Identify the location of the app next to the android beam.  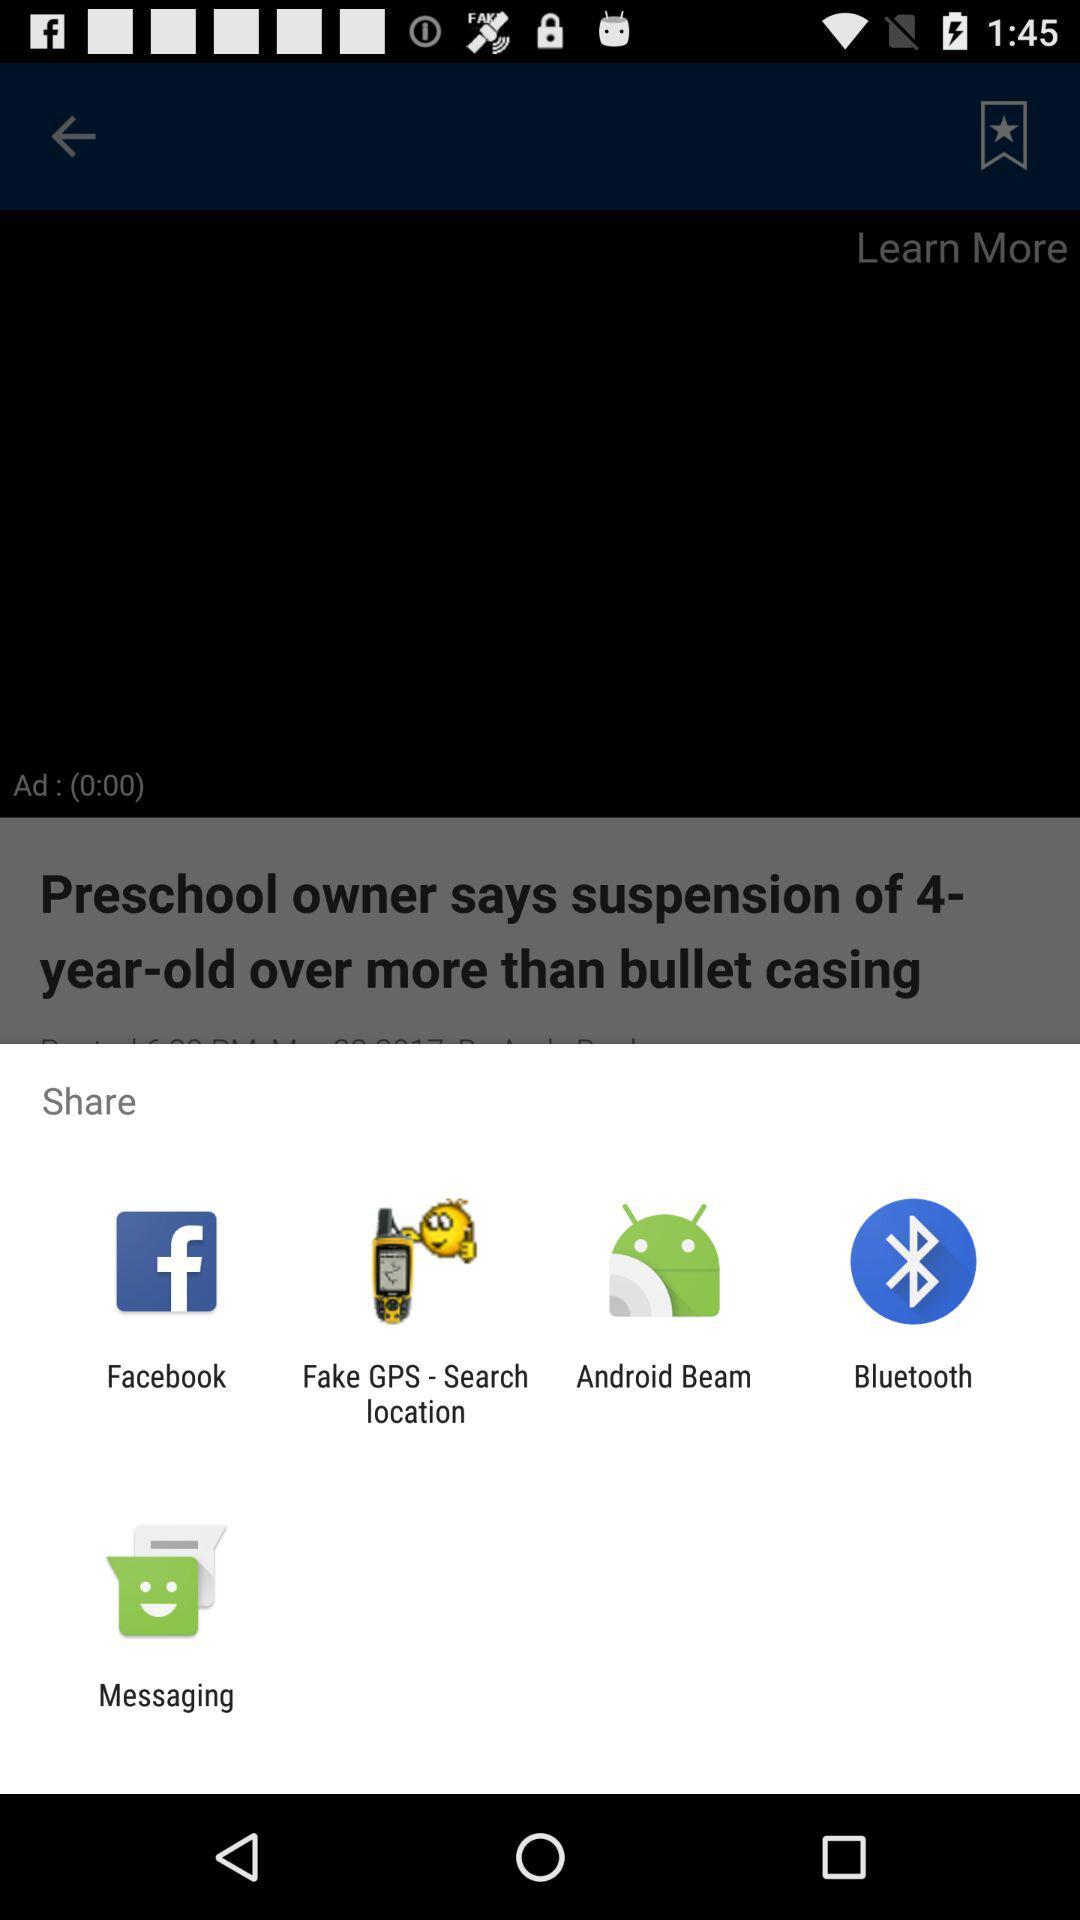
(913, 1392).